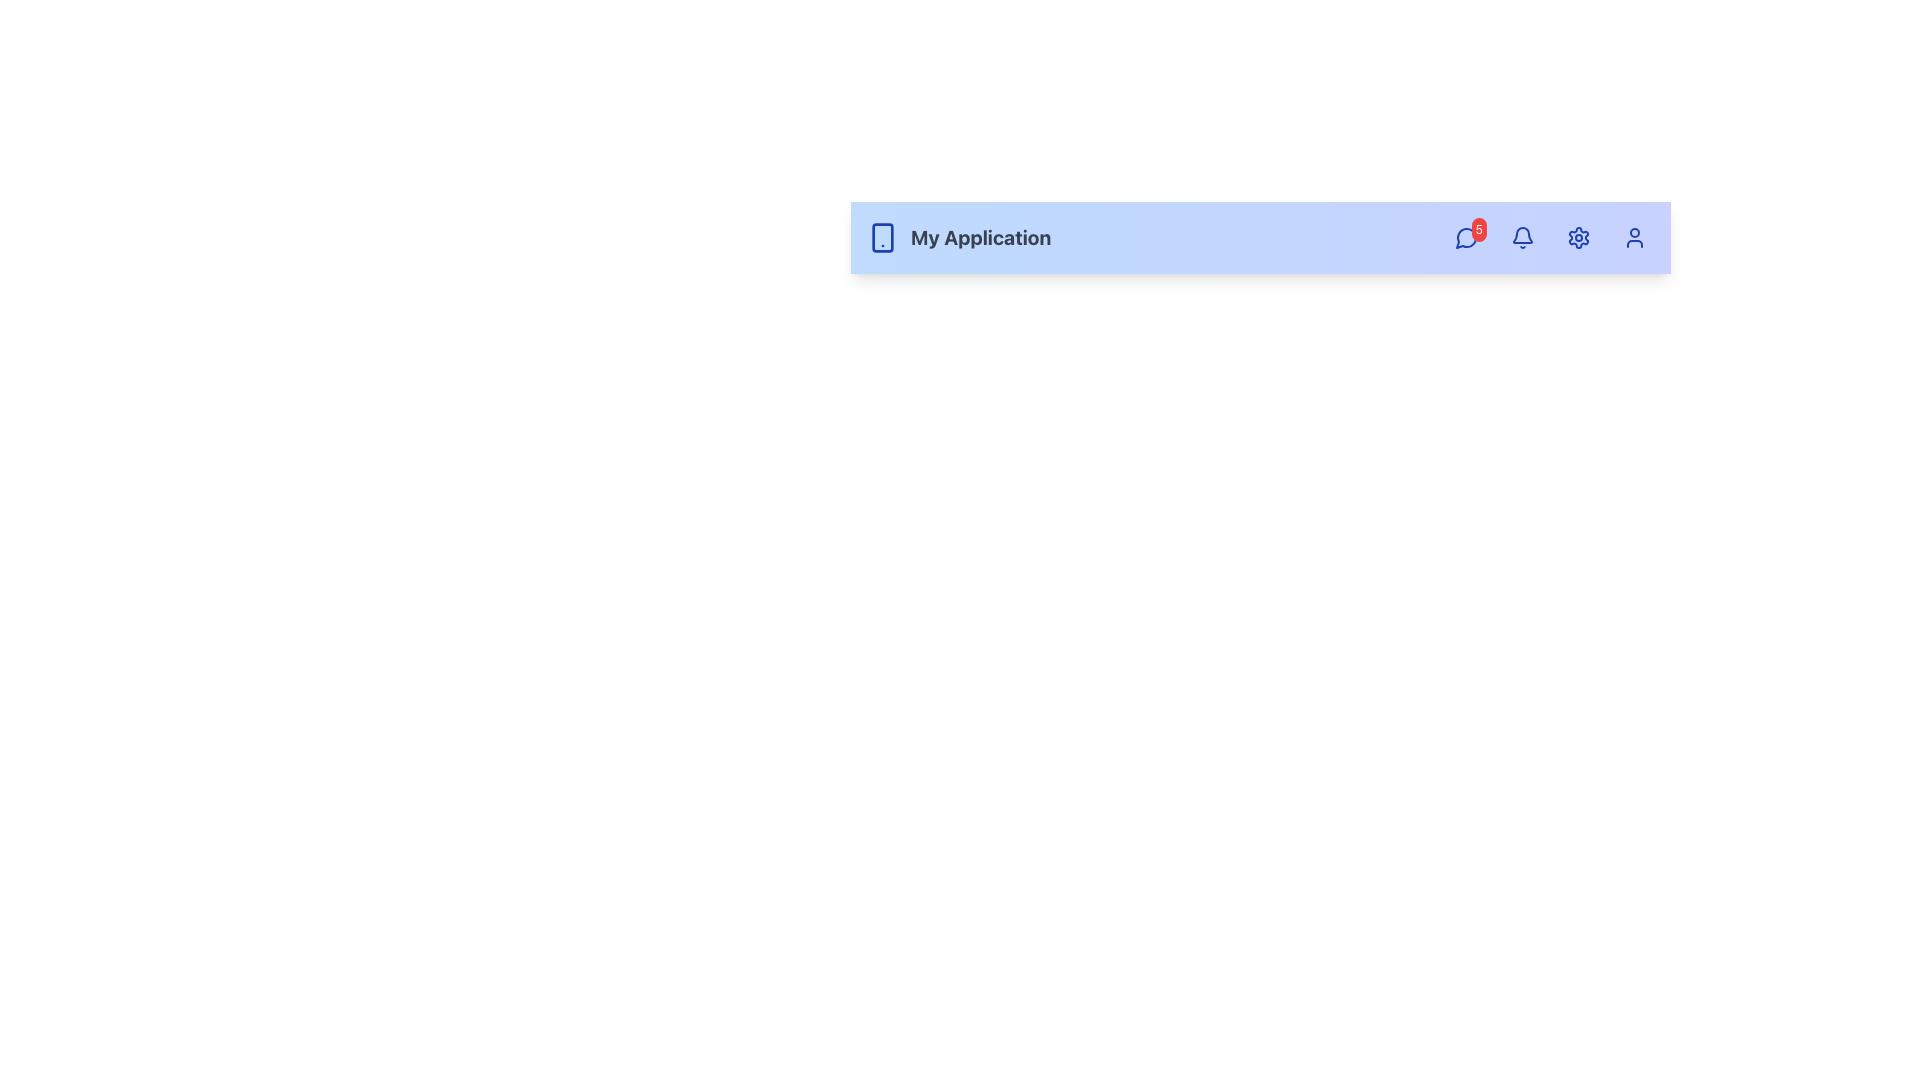 The image size is (1920, 1080). What do you see at coordinates (1578, 237) in the screenshot?
I see `the icon button for settings located as the third item from the right` at bounding box center [1578, 237].